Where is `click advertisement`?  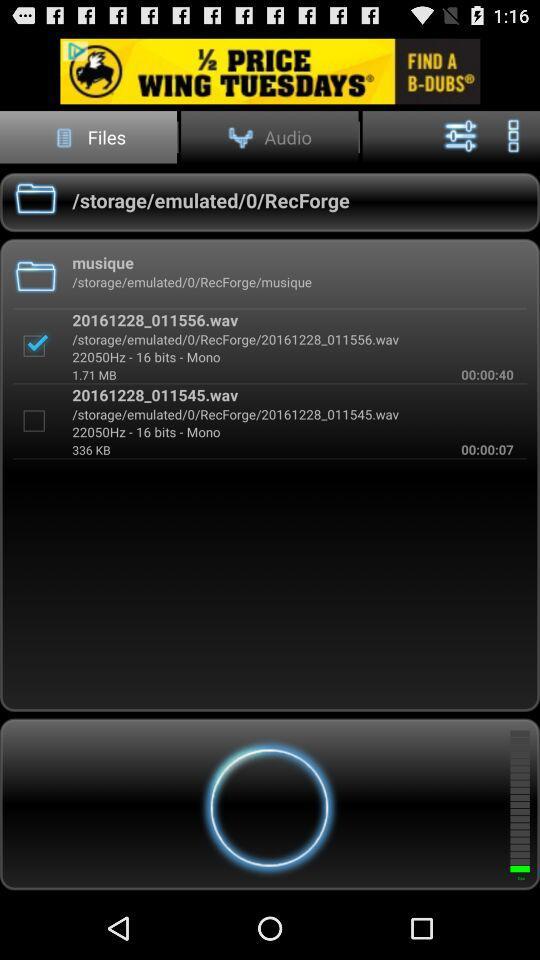
click advertisement is located at coordinates (270, 71).